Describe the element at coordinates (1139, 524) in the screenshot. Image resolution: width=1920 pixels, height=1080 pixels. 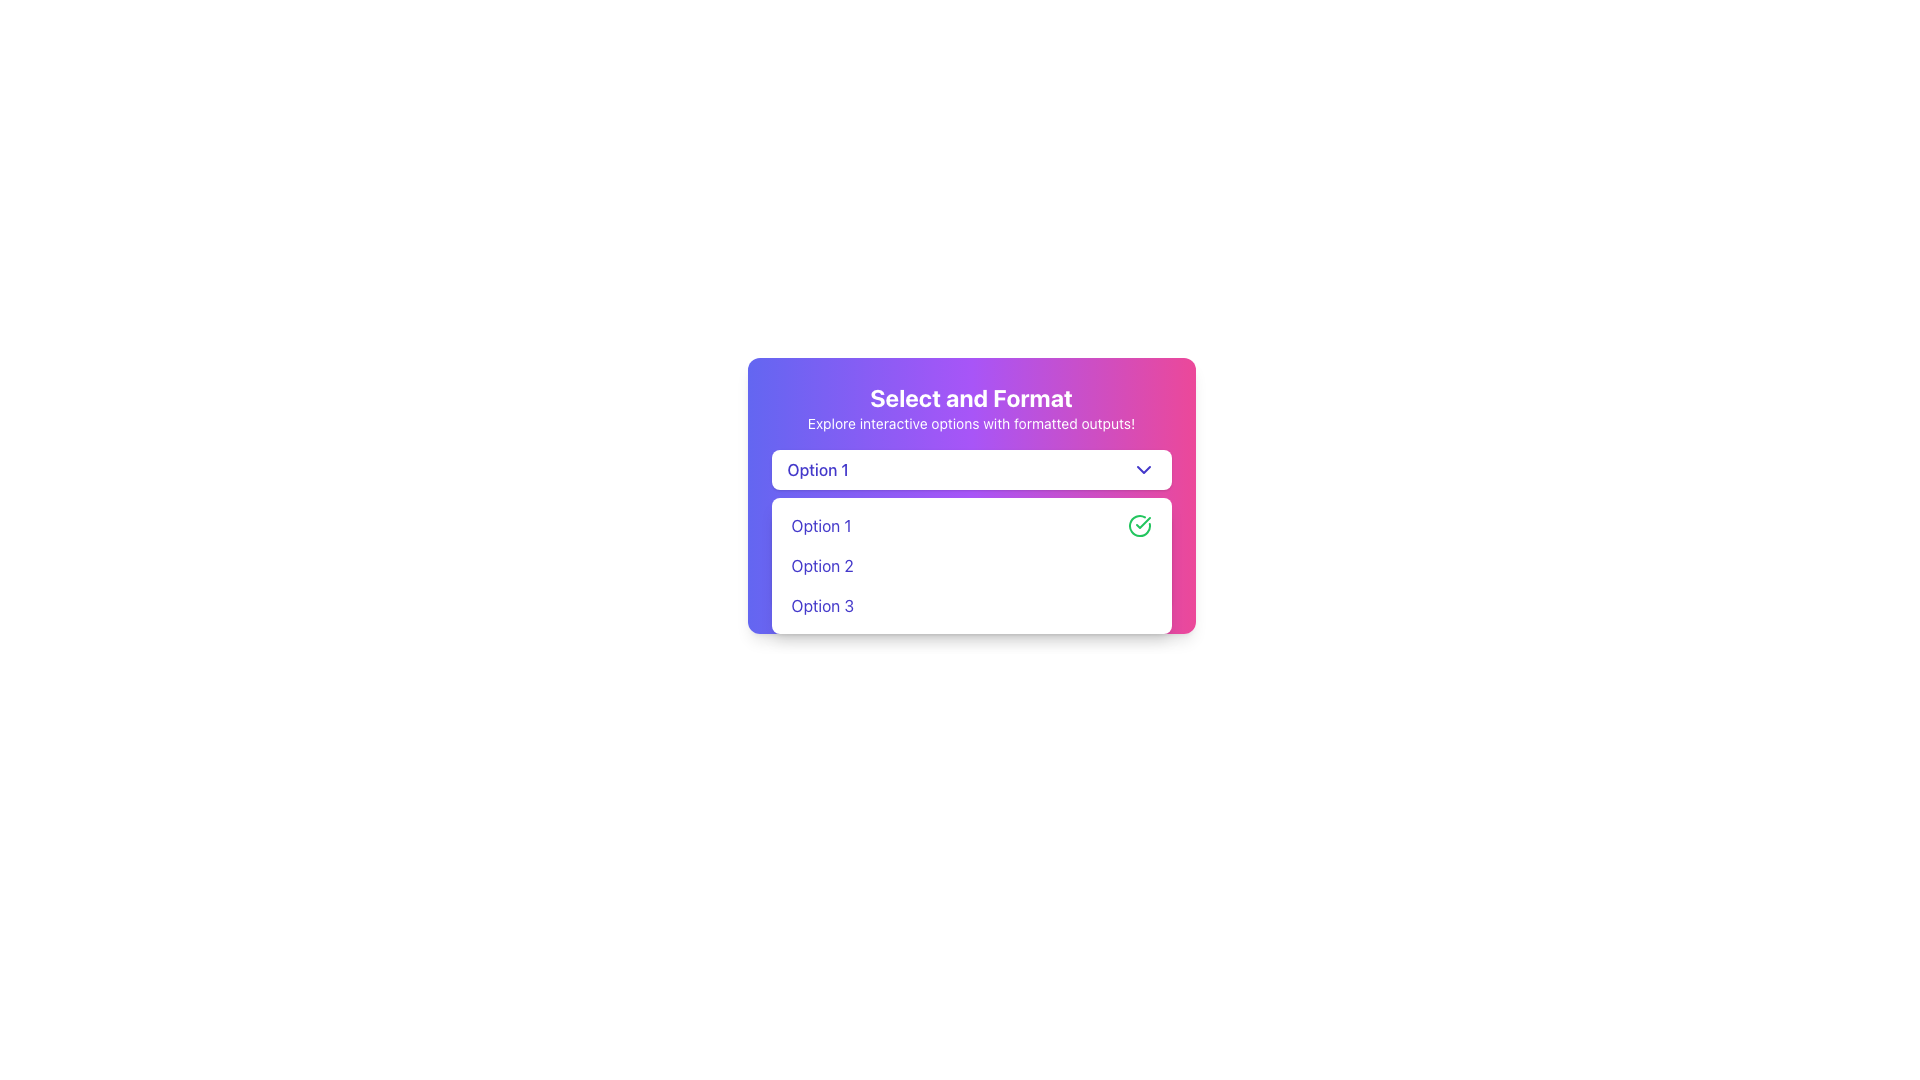
I see `the green circular SVG icon with a checkmark, located to the right of the 'Option 1' text in the dropdown menu` at that location.